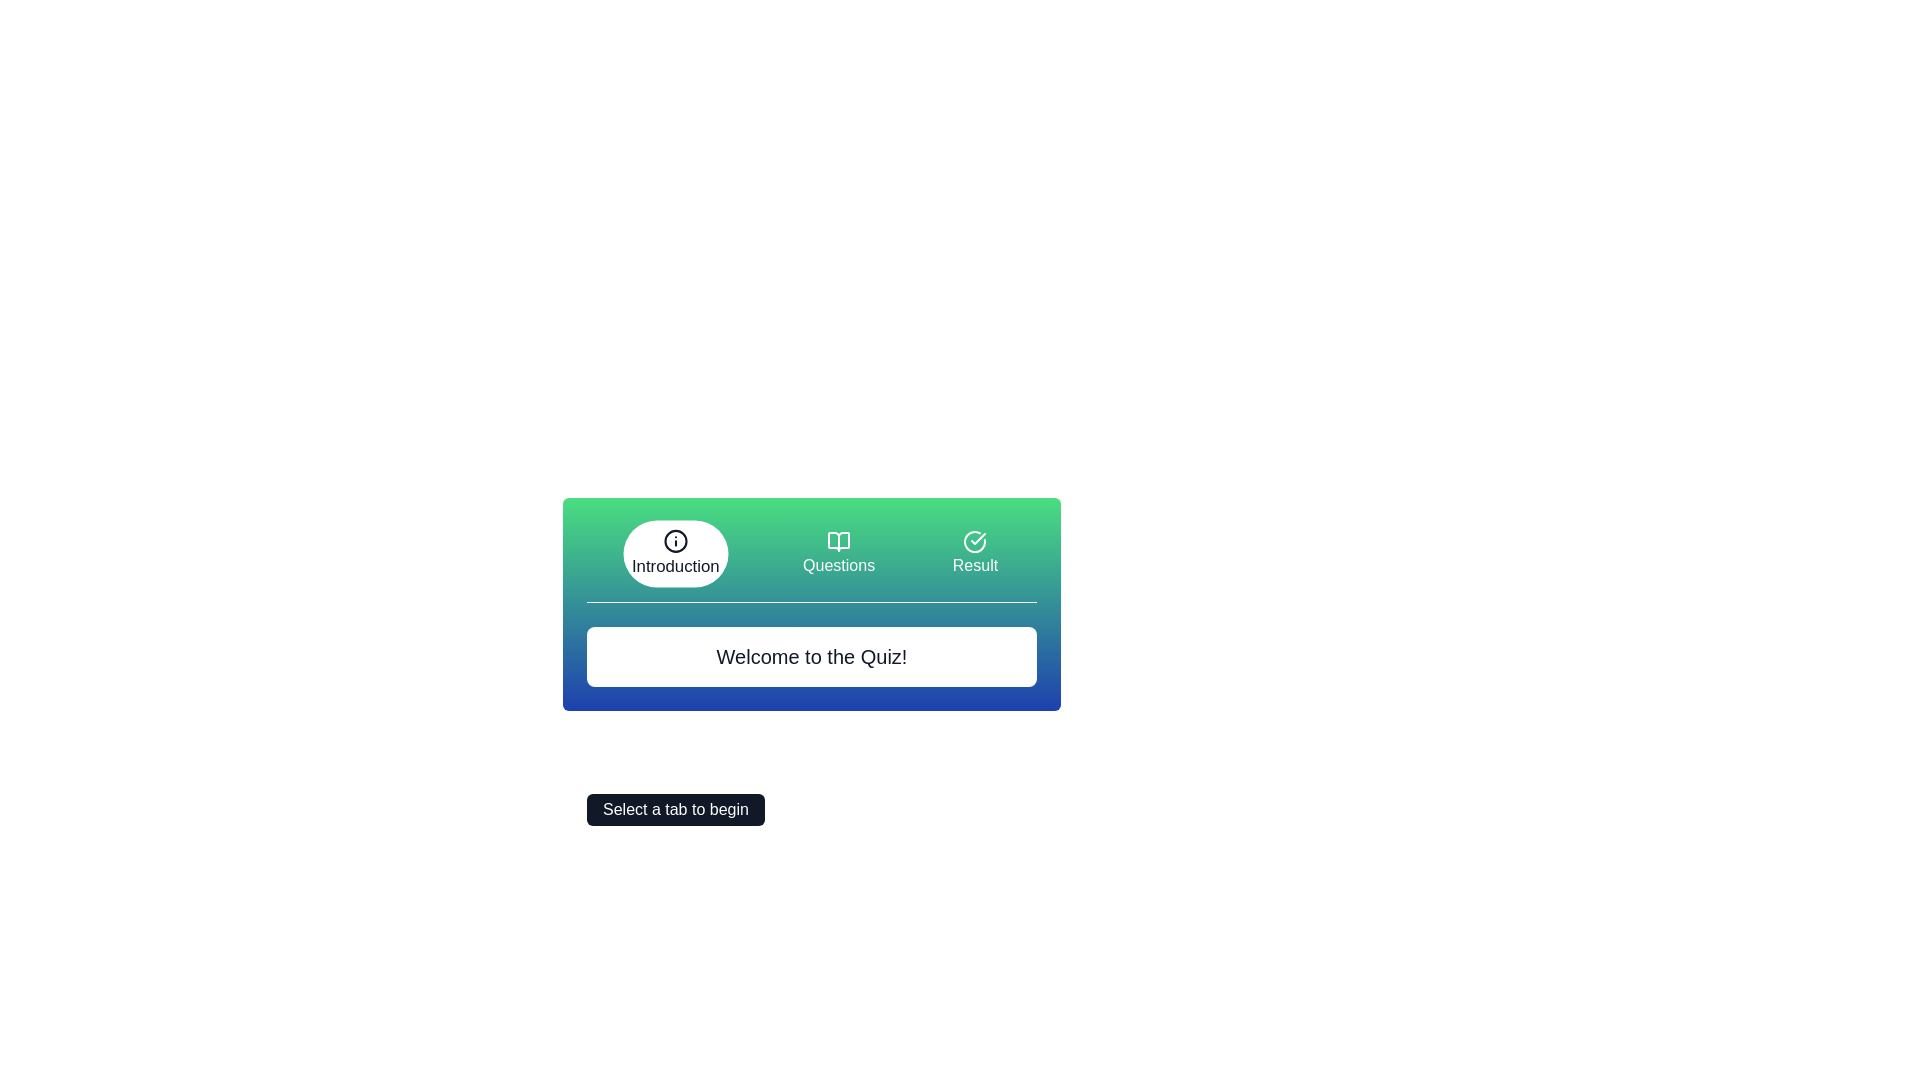 The image size is (1920, 1080). Describe the element at coordinates (975, 554) in the screenshot. I see `the Result tab by clicking its icon` at that location.